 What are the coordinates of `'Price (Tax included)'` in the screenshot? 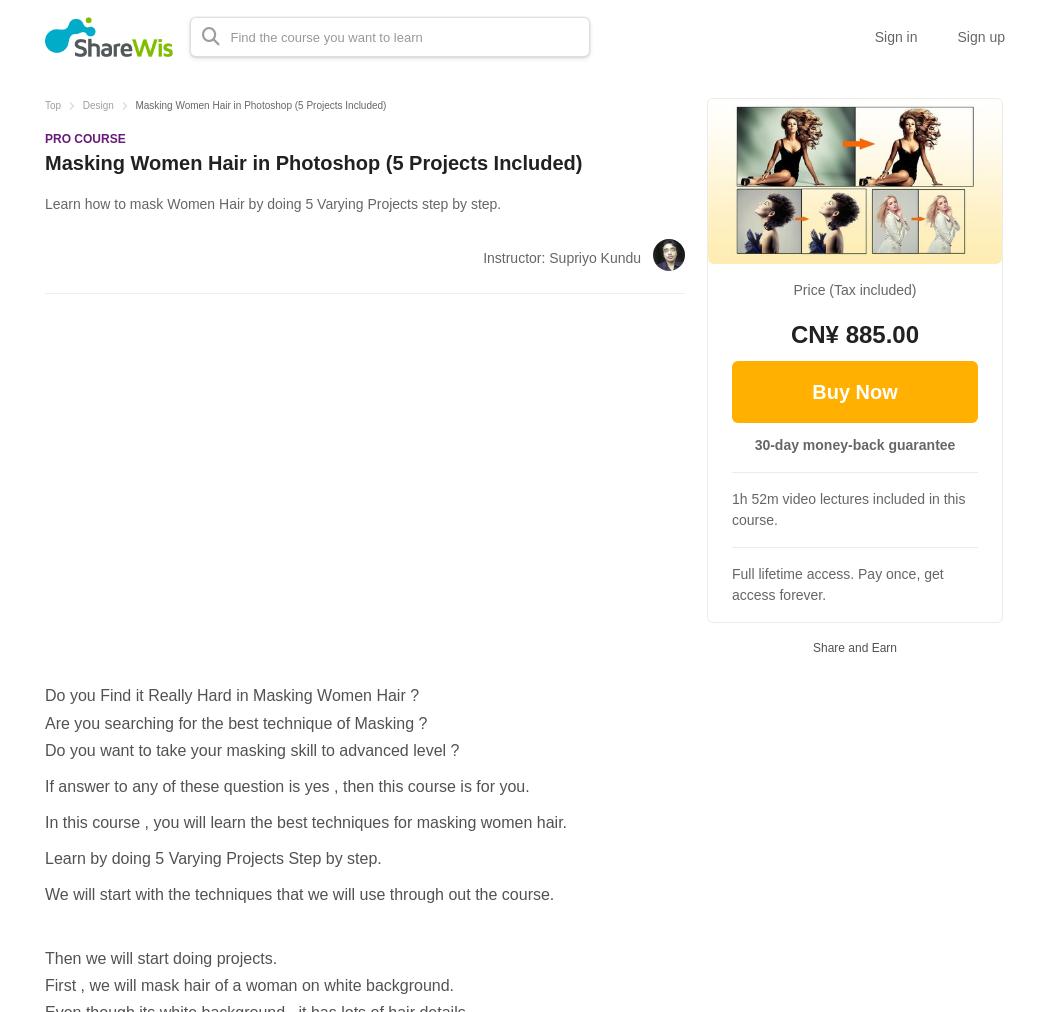 It's located at (854, 289).